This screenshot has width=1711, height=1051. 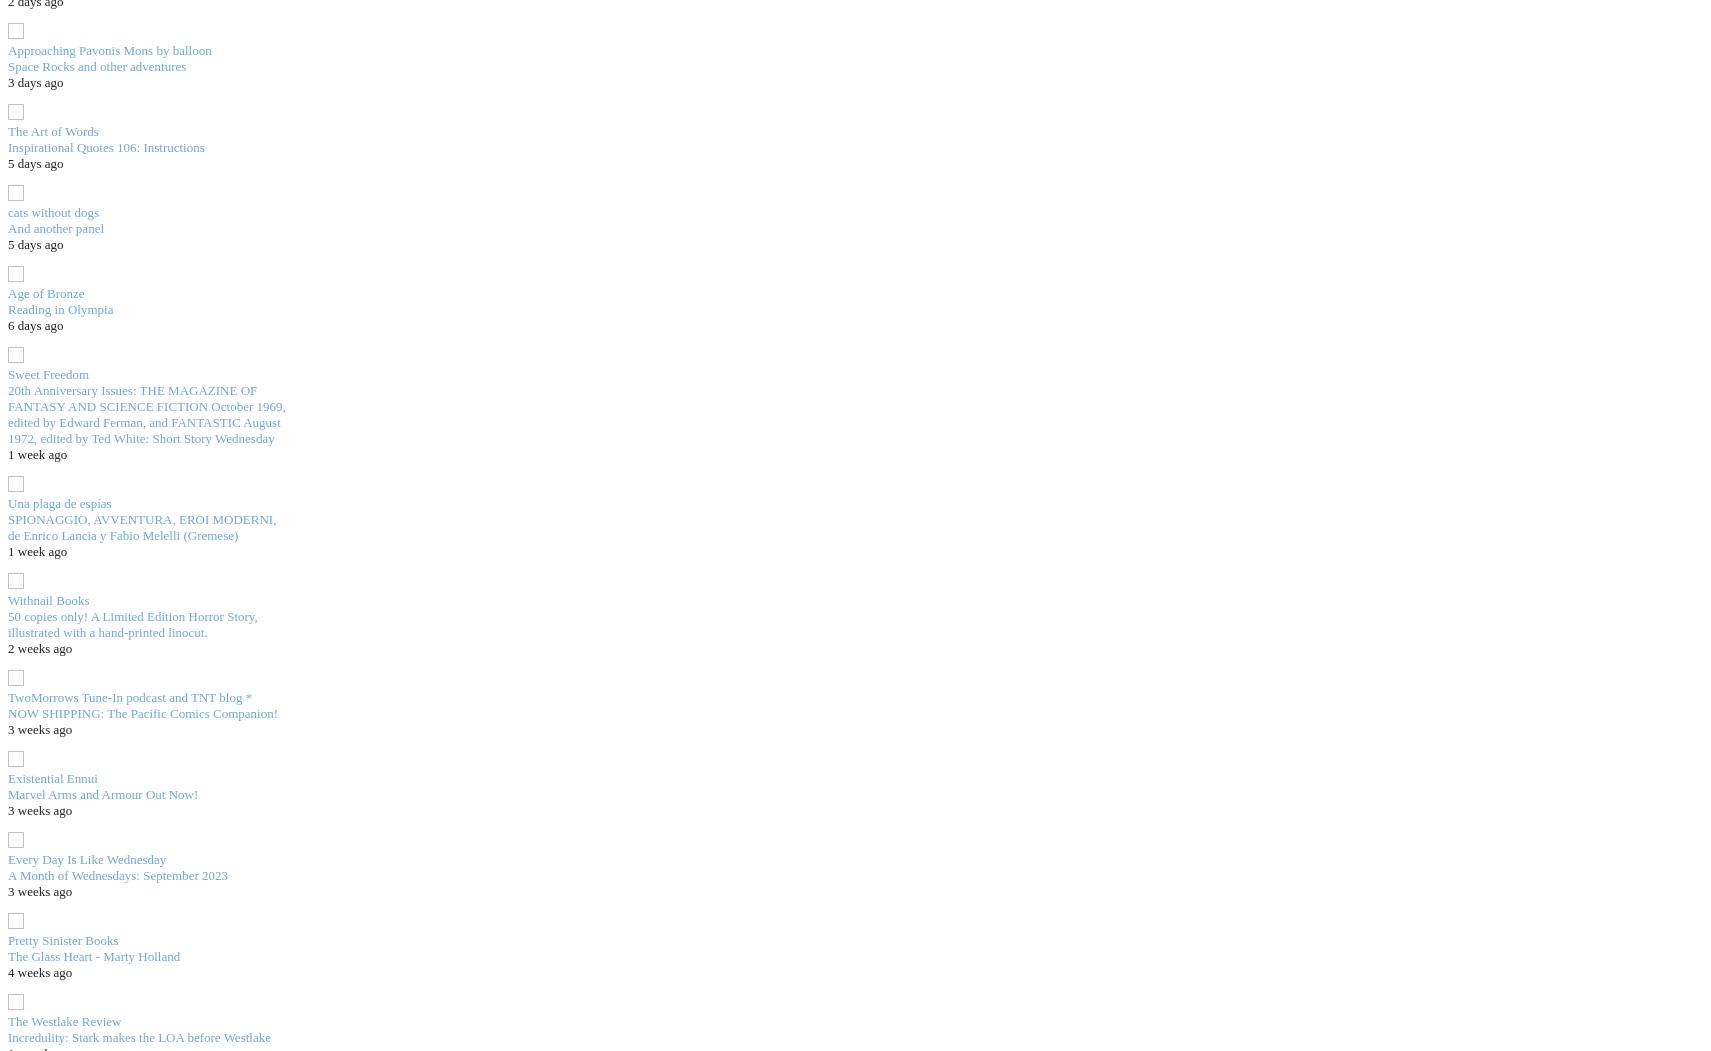 What do you see at coordinates (47, 599) in the screenshot?
I see `'Withnail Books'` at bounding box center [47, 599].